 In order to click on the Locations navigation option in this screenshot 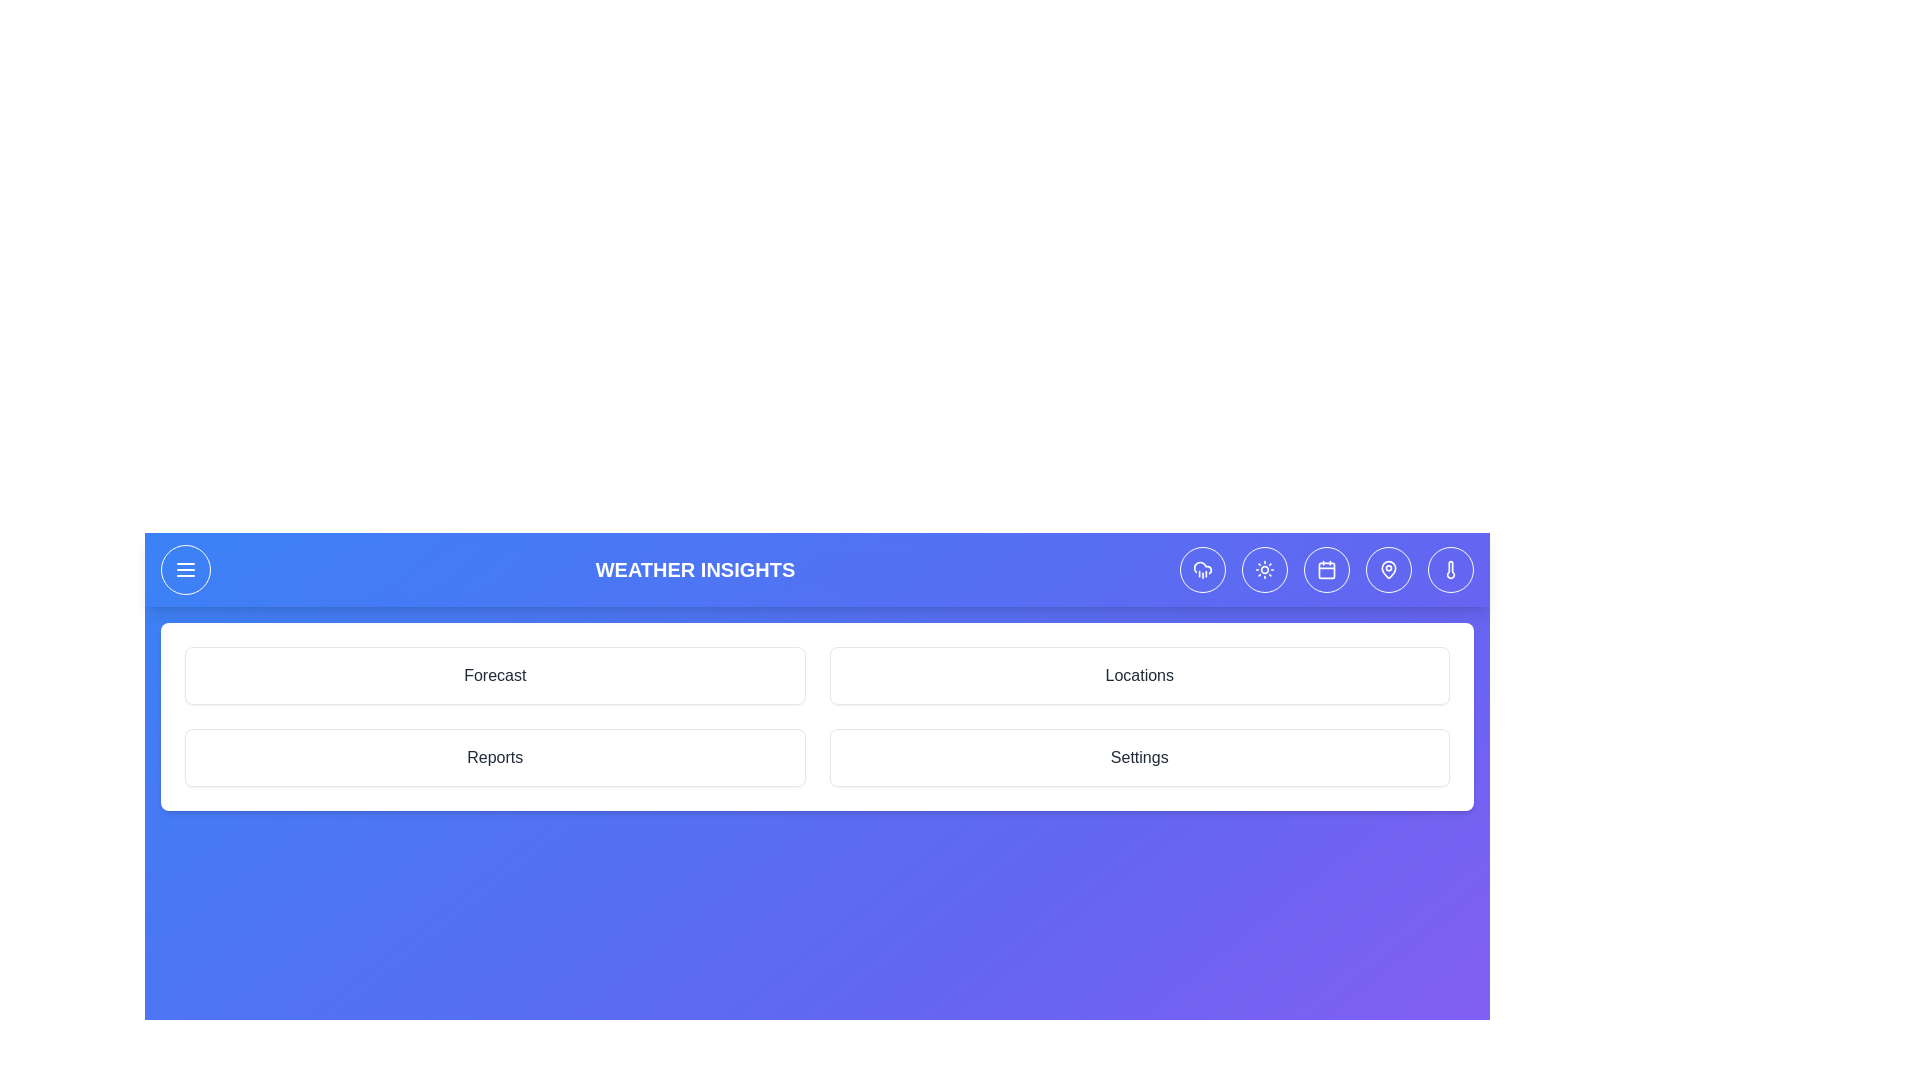, I will do `click(1139, 675)`.